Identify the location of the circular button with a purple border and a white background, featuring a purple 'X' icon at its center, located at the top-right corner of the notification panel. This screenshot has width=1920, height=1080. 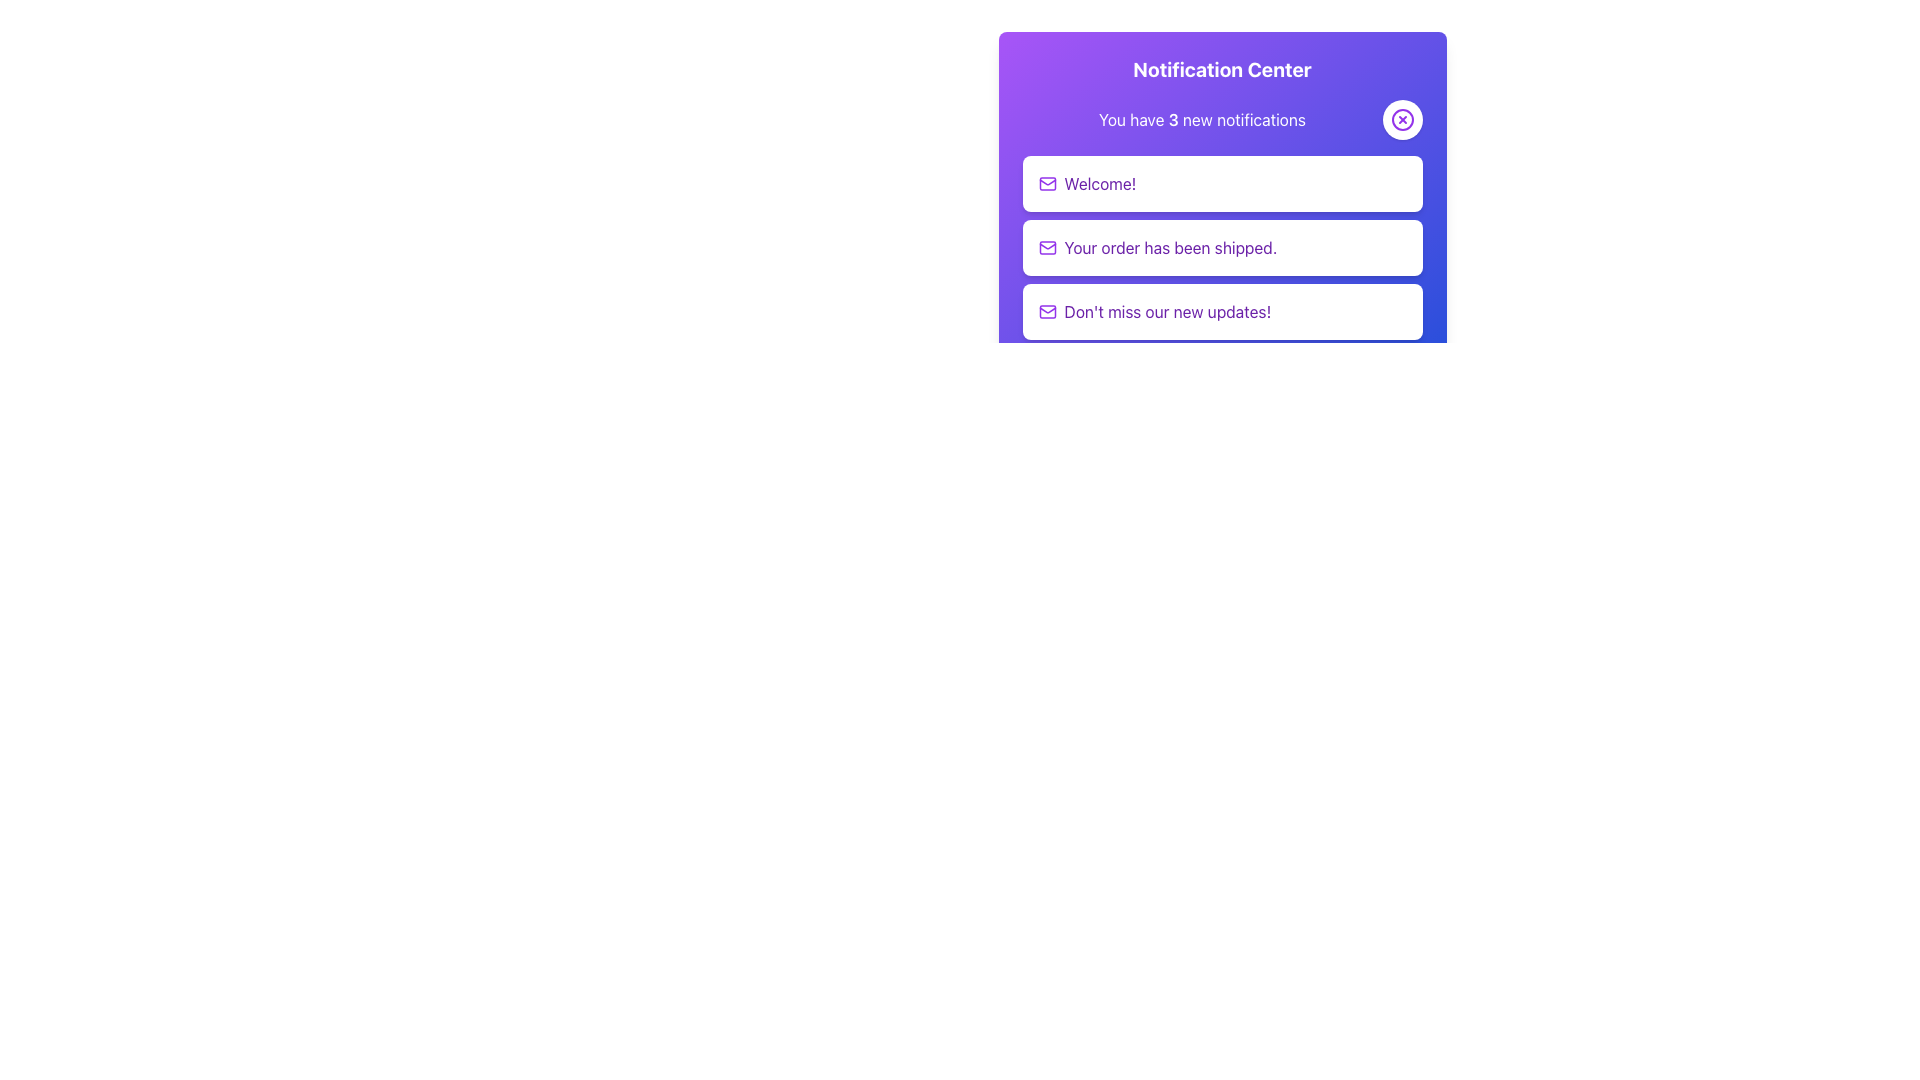
(1401, 119).